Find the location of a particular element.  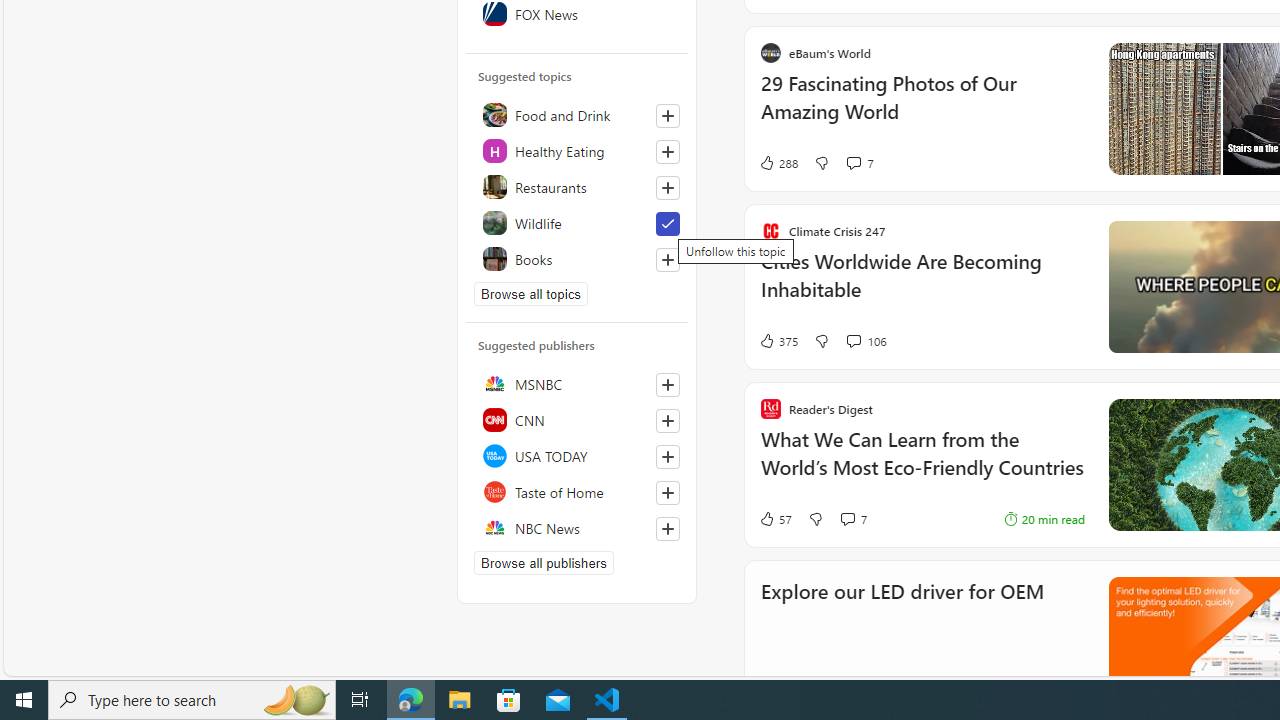

'NBC News' is located at coordinates (576, 527).